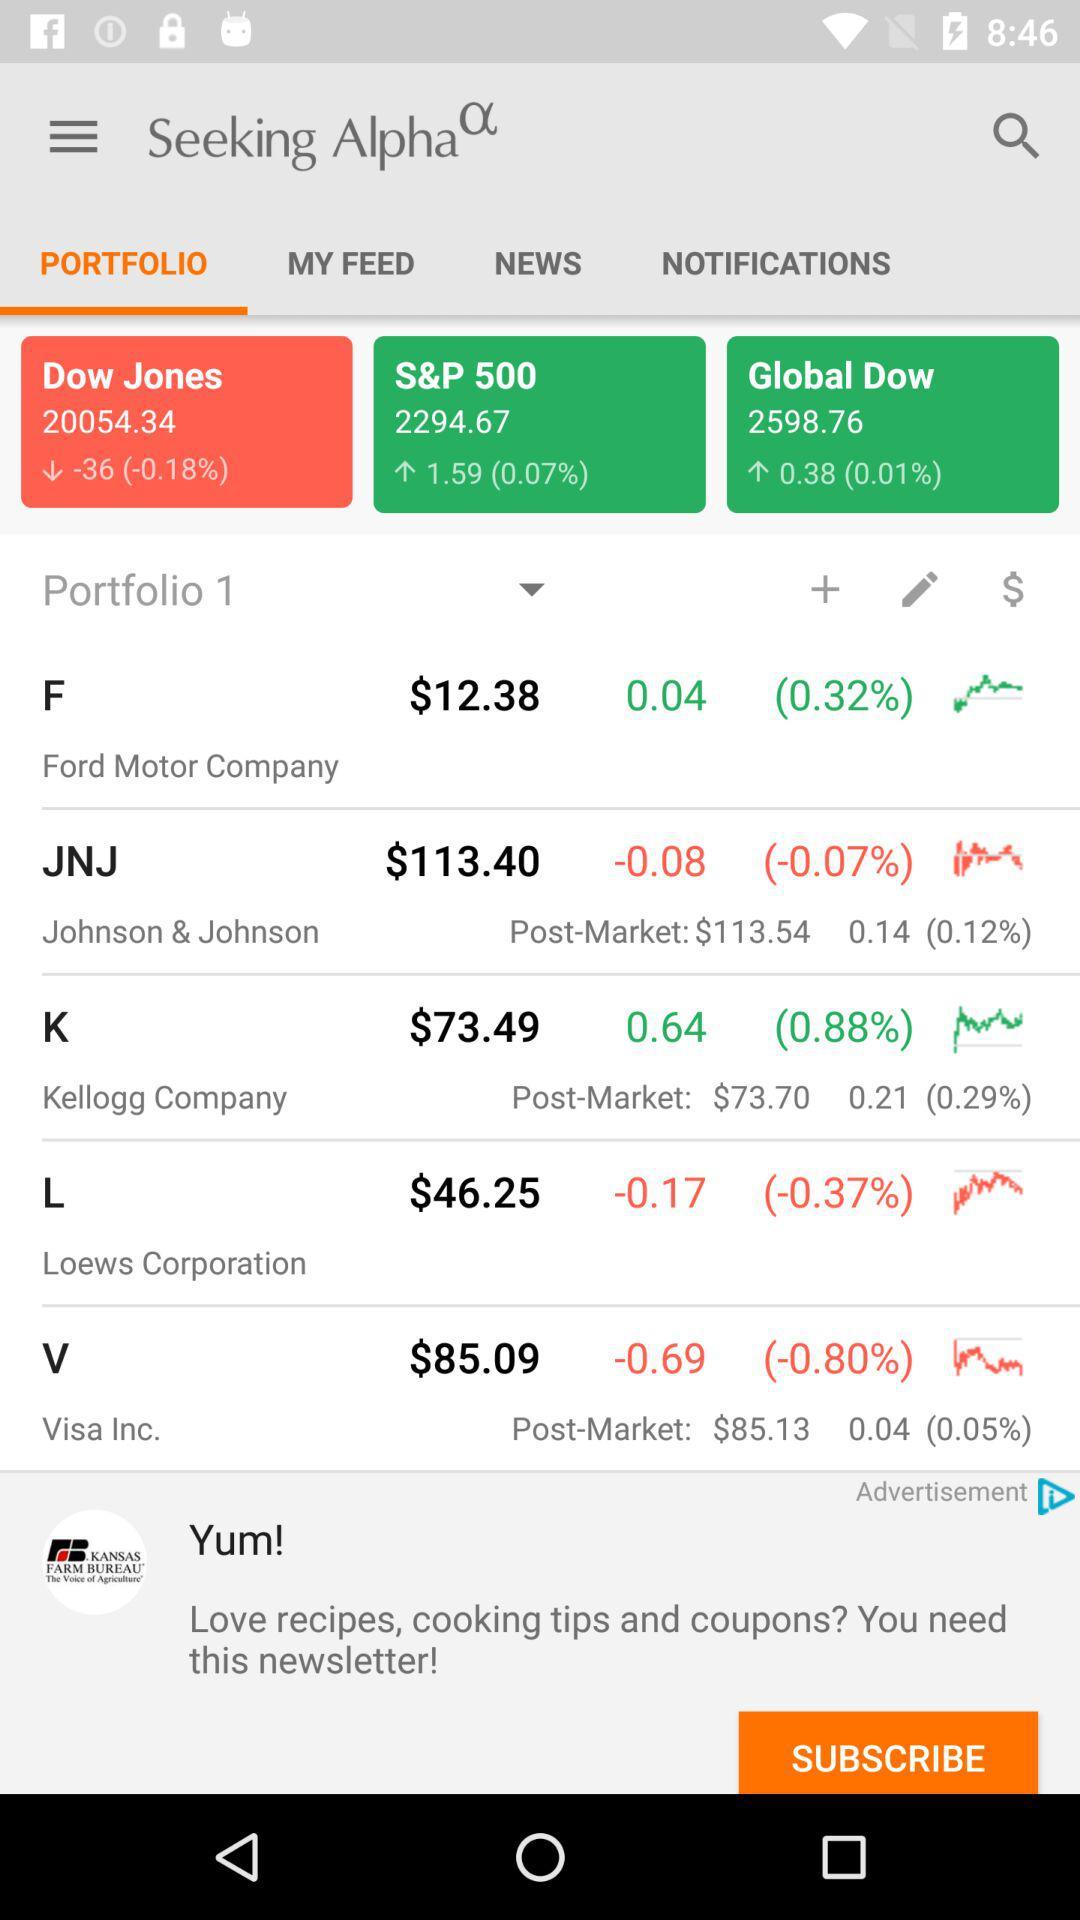 This screenshot has width=1080, height=1920. What do you see at coordinates (887, 1751) in the screenshot?
I see `the item below love recipes cooking icon` at bounding box center [887, 1751].